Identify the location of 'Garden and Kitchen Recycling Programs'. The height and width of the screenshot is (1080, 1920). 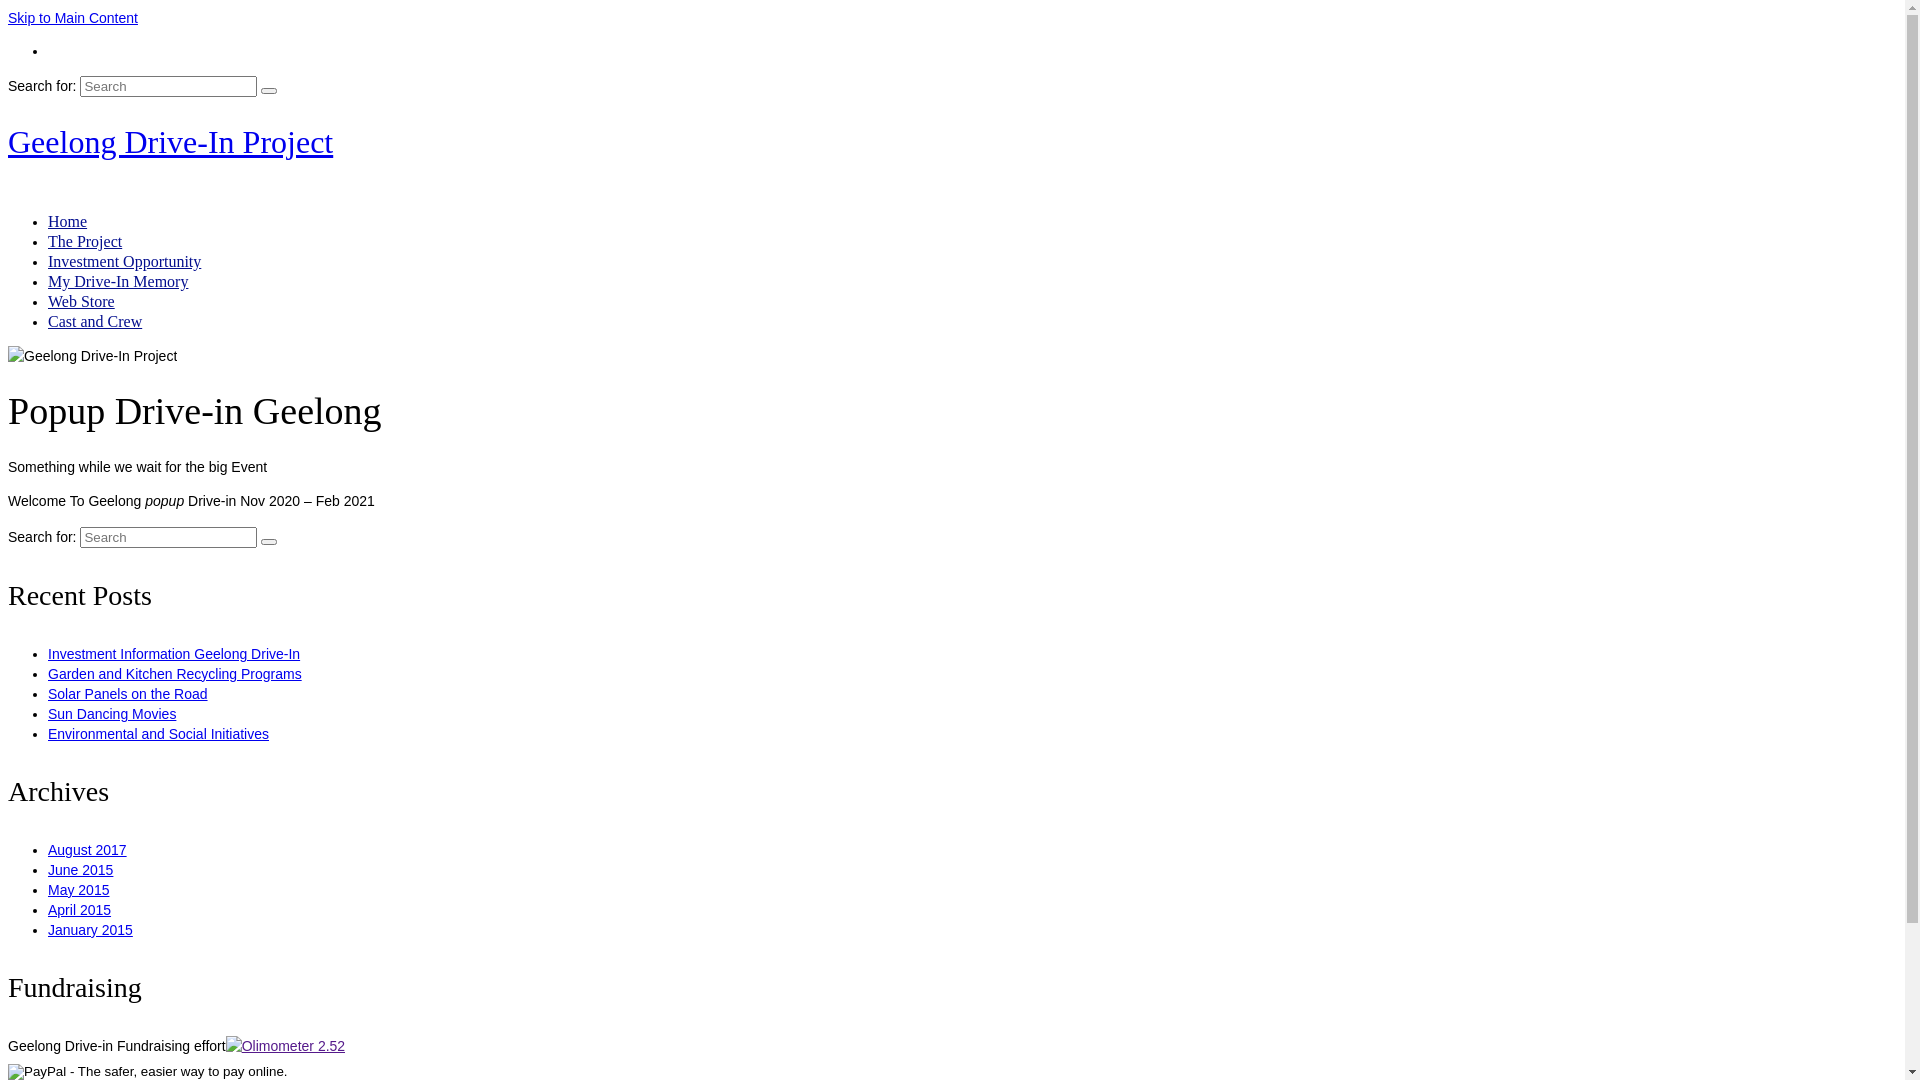
(174, 674).